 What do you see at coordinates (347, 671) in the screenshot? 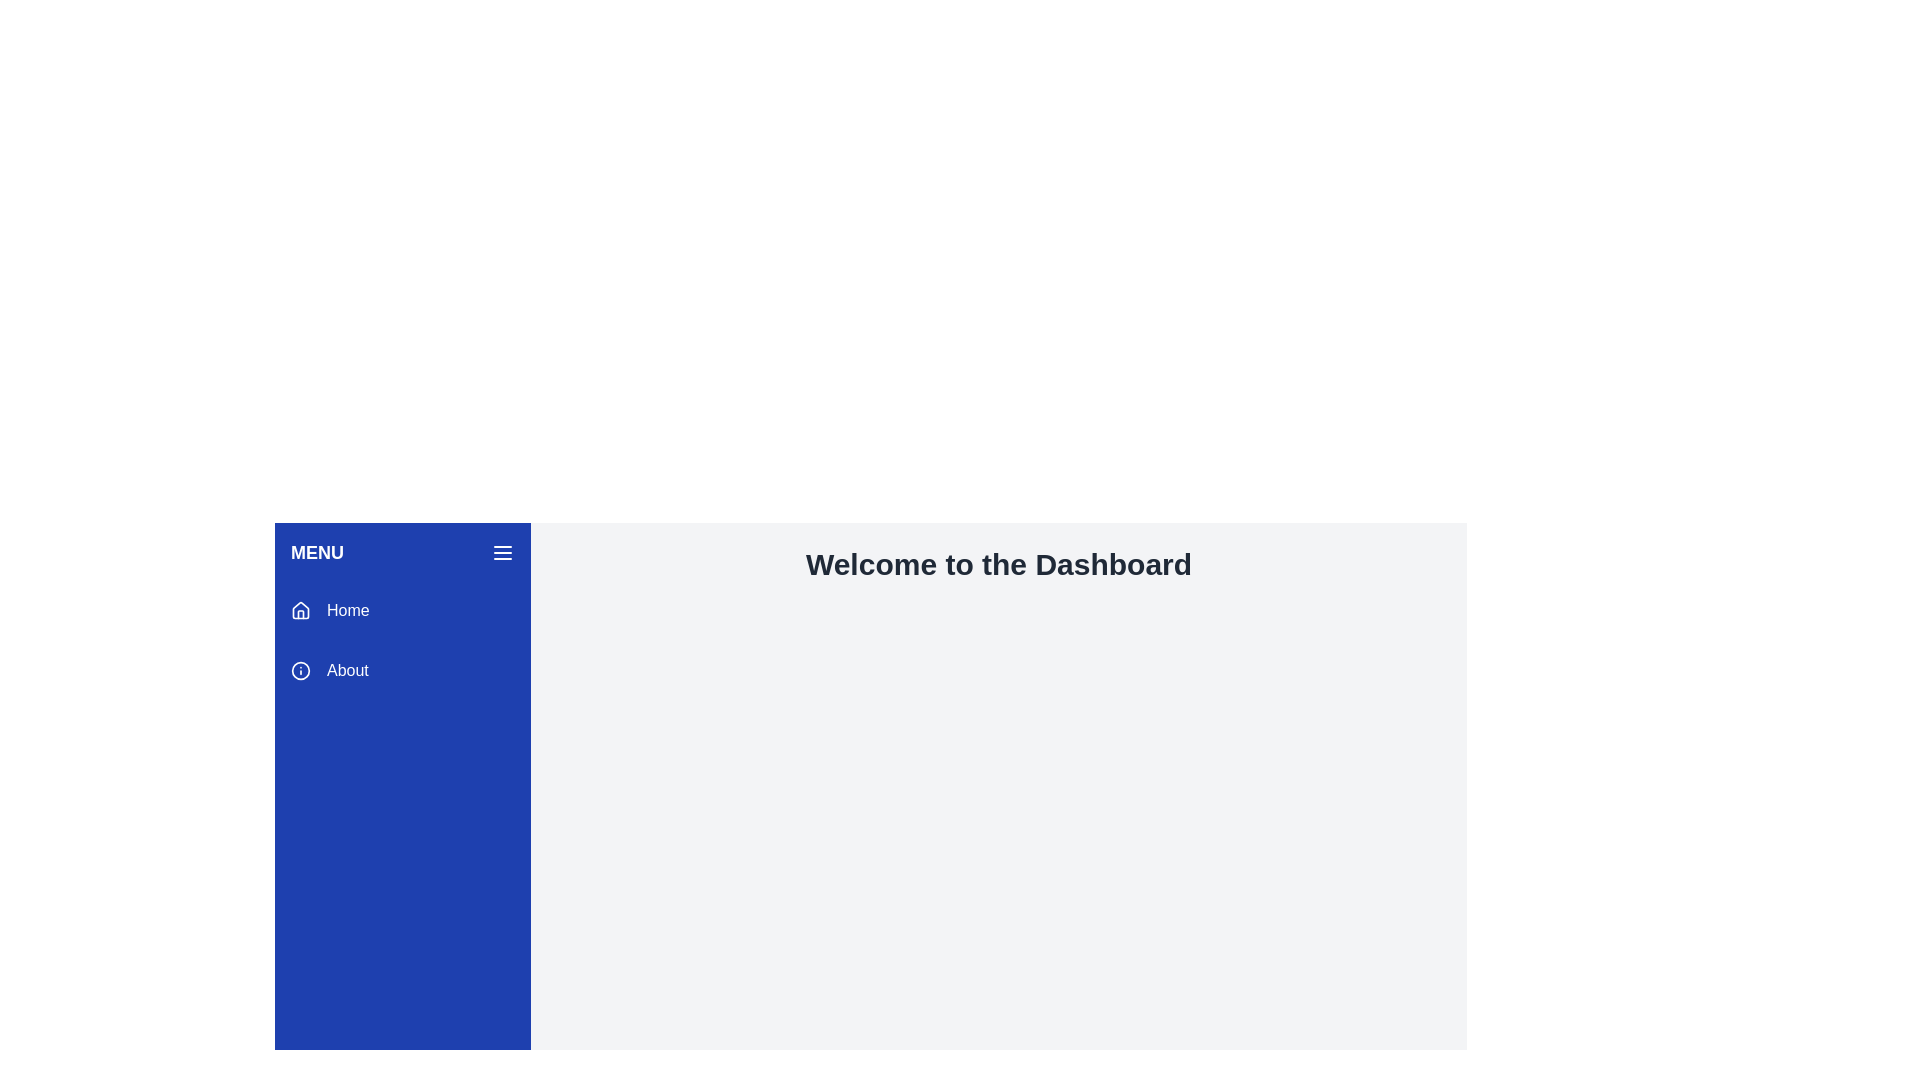
I see `the 'About' section text label located in the sidebar menu, which is positioned beneath the information icon` at bounding box center [347, 671].